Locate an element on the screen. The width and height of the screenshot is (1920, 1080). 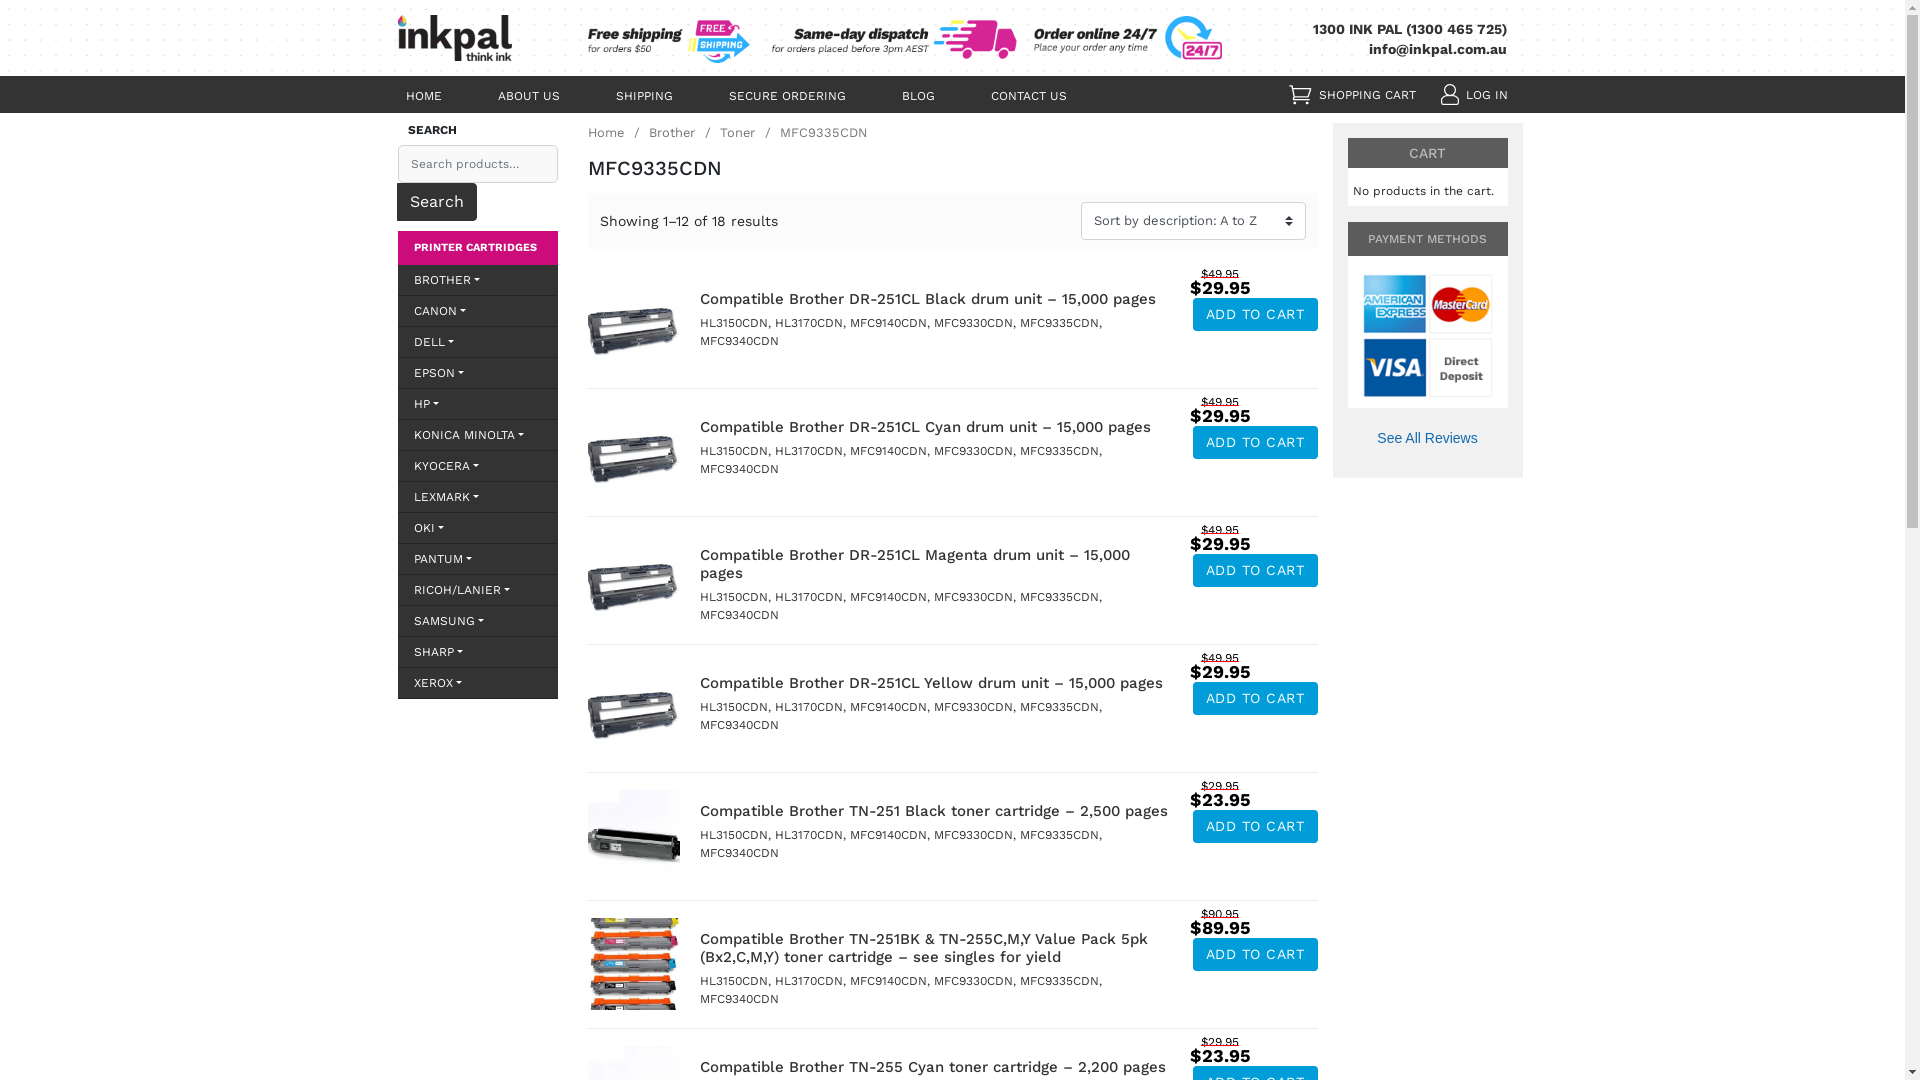
'SHOPPING CART' is located at coordinates (1365, 95).